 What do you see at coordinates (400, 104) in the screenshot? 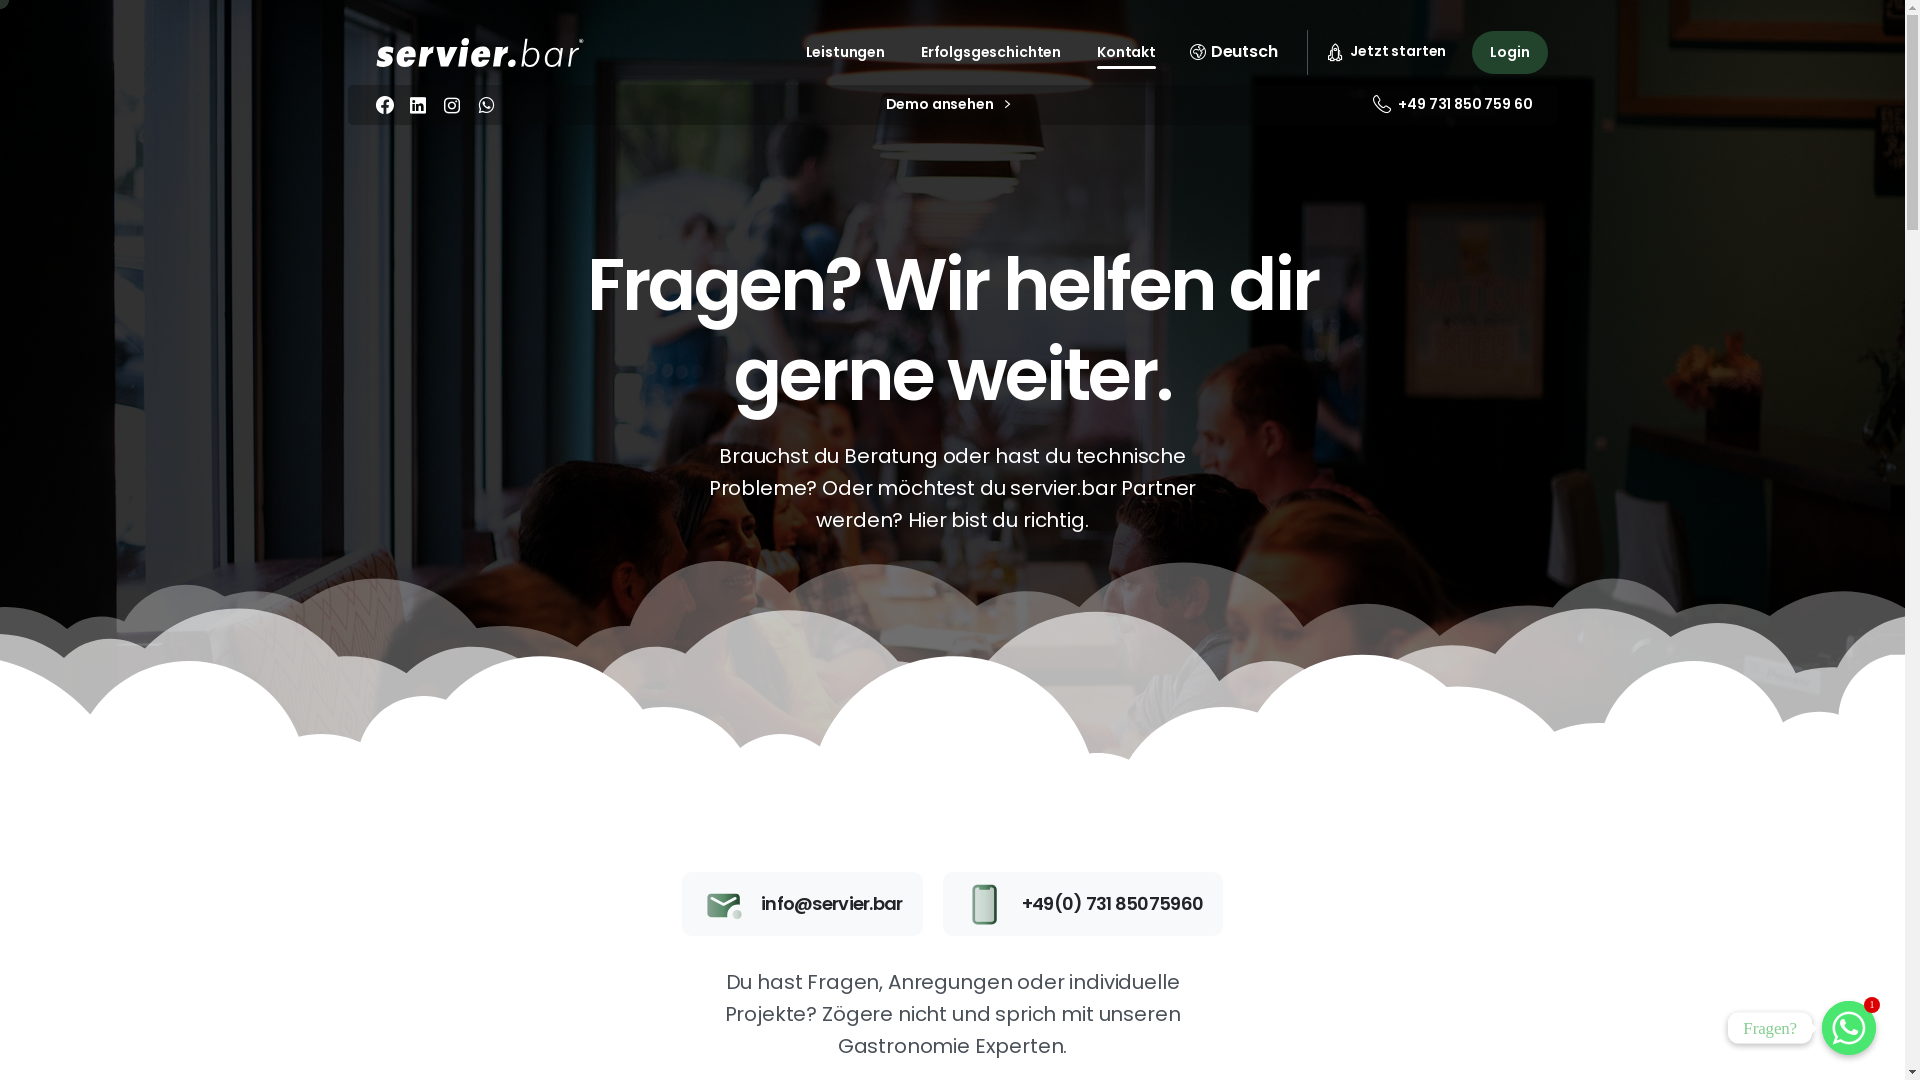
I see `'linkedin'` at bounding box center [400, 104].